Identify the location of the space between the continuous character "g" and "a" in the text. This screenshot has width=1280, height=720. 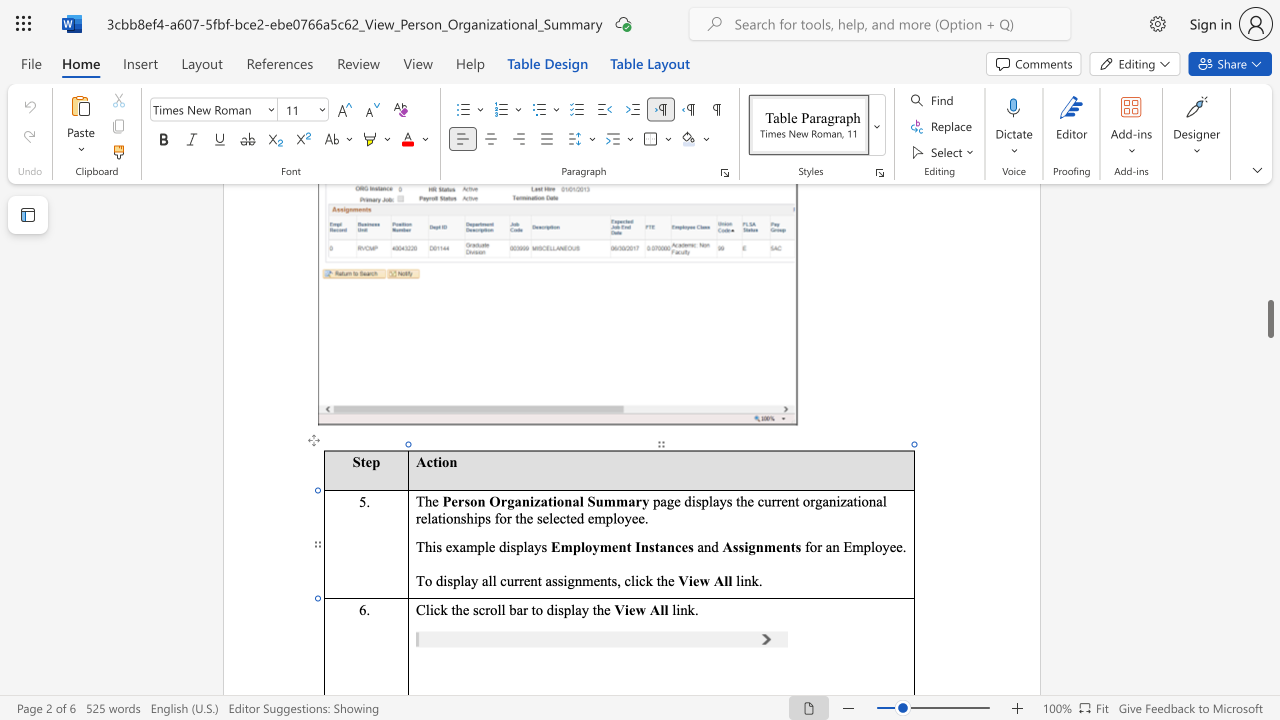
(514, 500).